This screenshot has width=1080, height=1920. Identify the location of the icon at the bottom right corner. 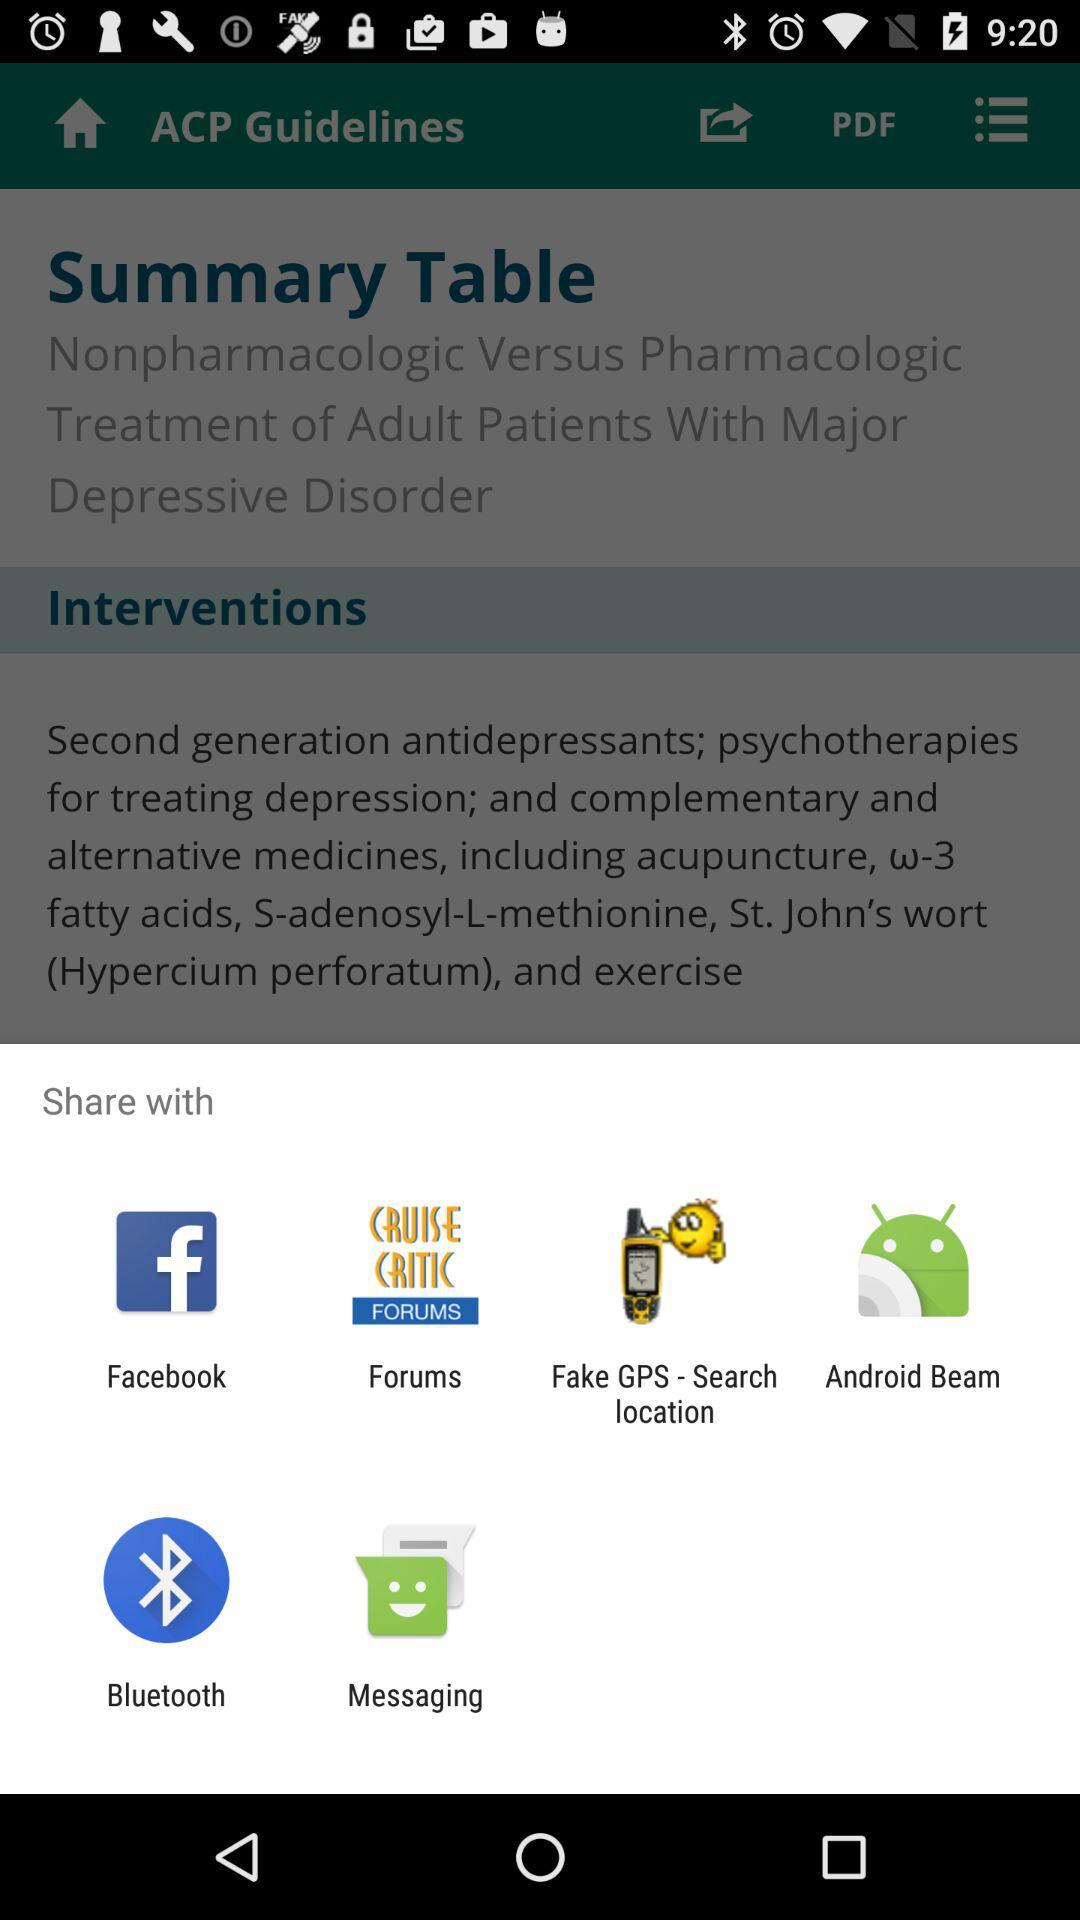
(913, 1392).